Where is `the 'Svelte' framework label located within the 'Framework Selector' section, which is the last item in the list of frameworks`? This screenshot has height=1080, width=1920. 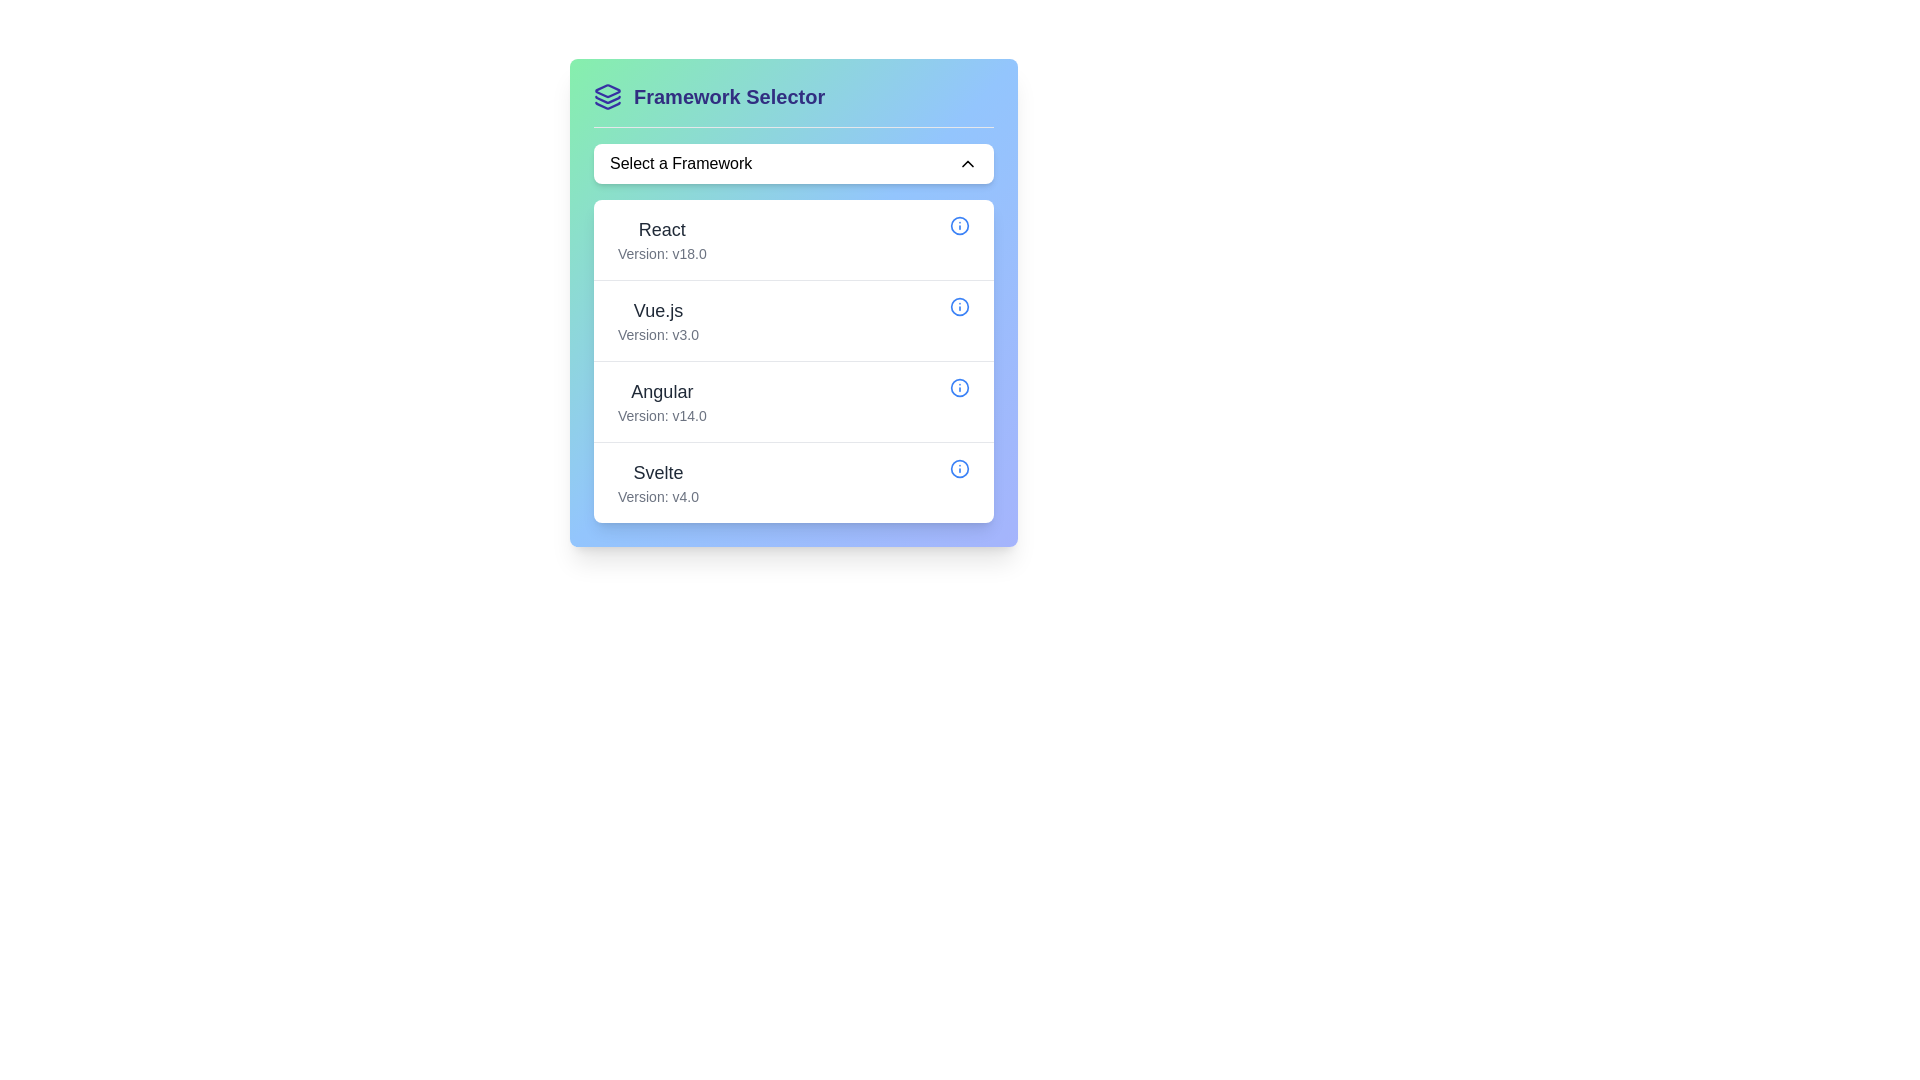 the 'Svelte' framework label located within the 'Framework Selector' section, which is the last item in the list of frameworks is located at coordinates (658, 473).